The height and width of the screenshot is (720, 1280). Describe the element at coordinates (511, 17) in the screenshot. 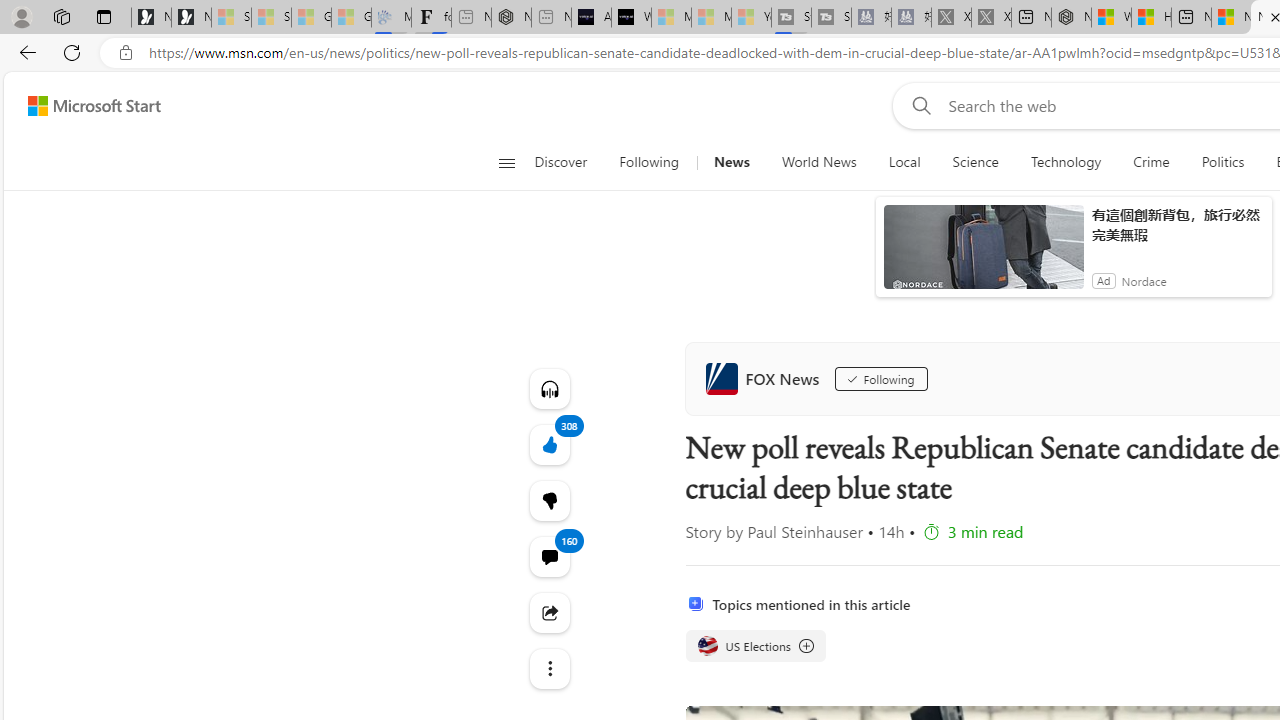

I see `'Nordace - #1 Japanese Best-Seller - Siena Smart Backpack'` at that location.